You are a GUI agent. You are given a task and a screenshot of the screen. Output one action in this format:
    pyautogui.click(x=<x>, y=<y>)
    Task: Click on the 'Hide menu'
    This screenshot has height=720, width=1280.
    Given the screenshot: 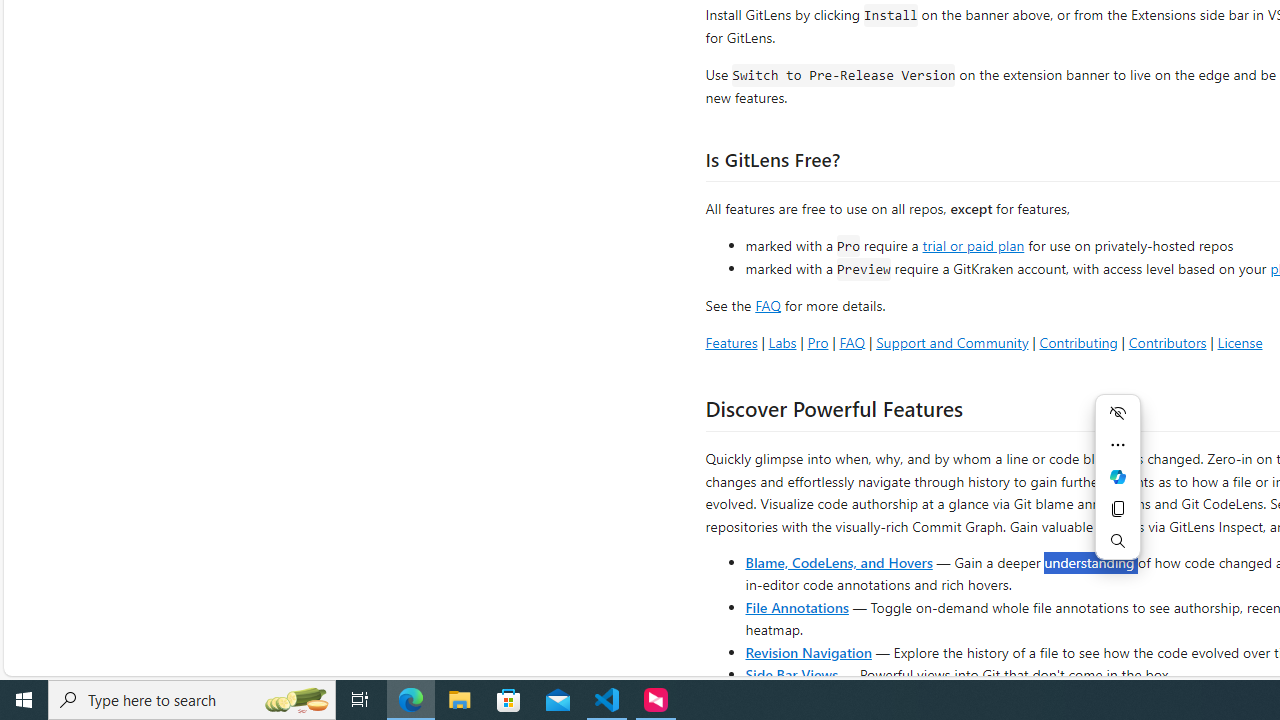 What is the action you would take?
    pyautogui.click(x=1117, y=411)
    